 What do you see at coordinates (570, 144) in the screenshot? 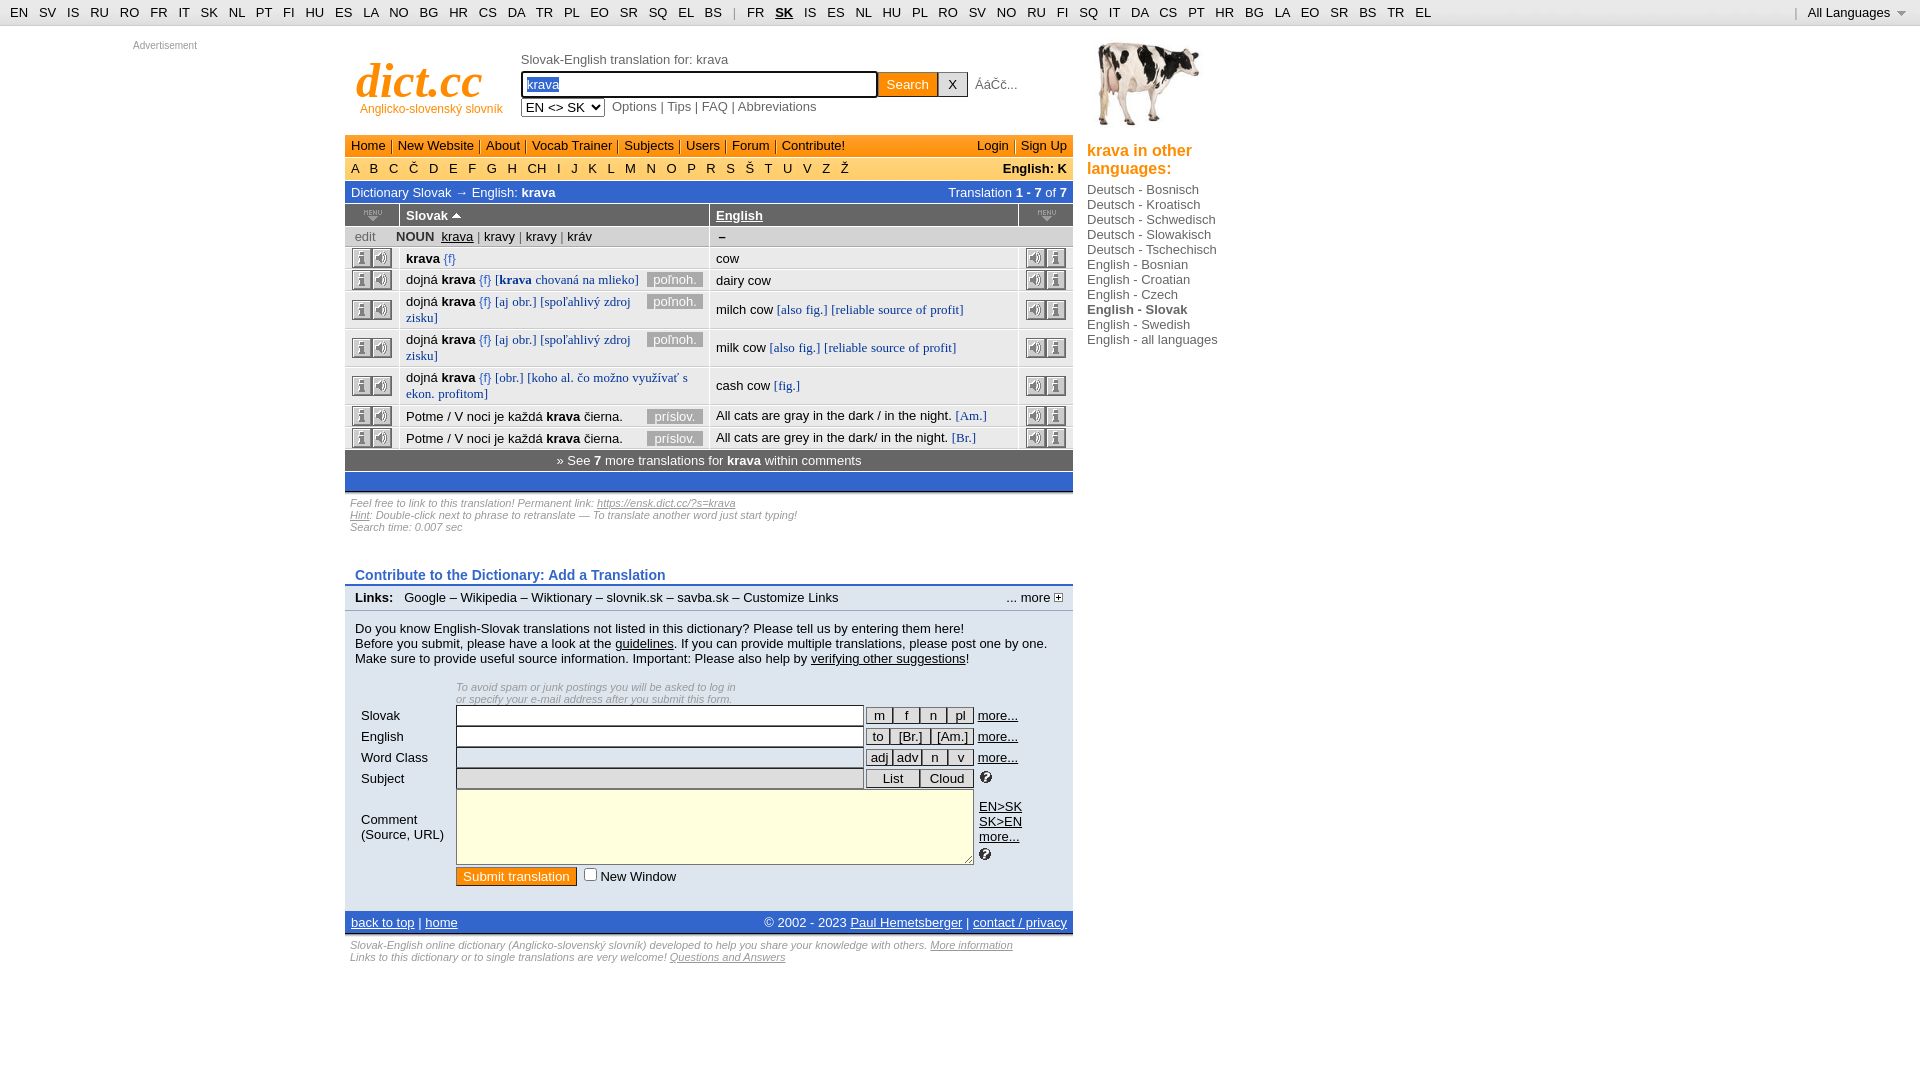
I see `'Vocab Trainer'` at bounding box center [570, 144].